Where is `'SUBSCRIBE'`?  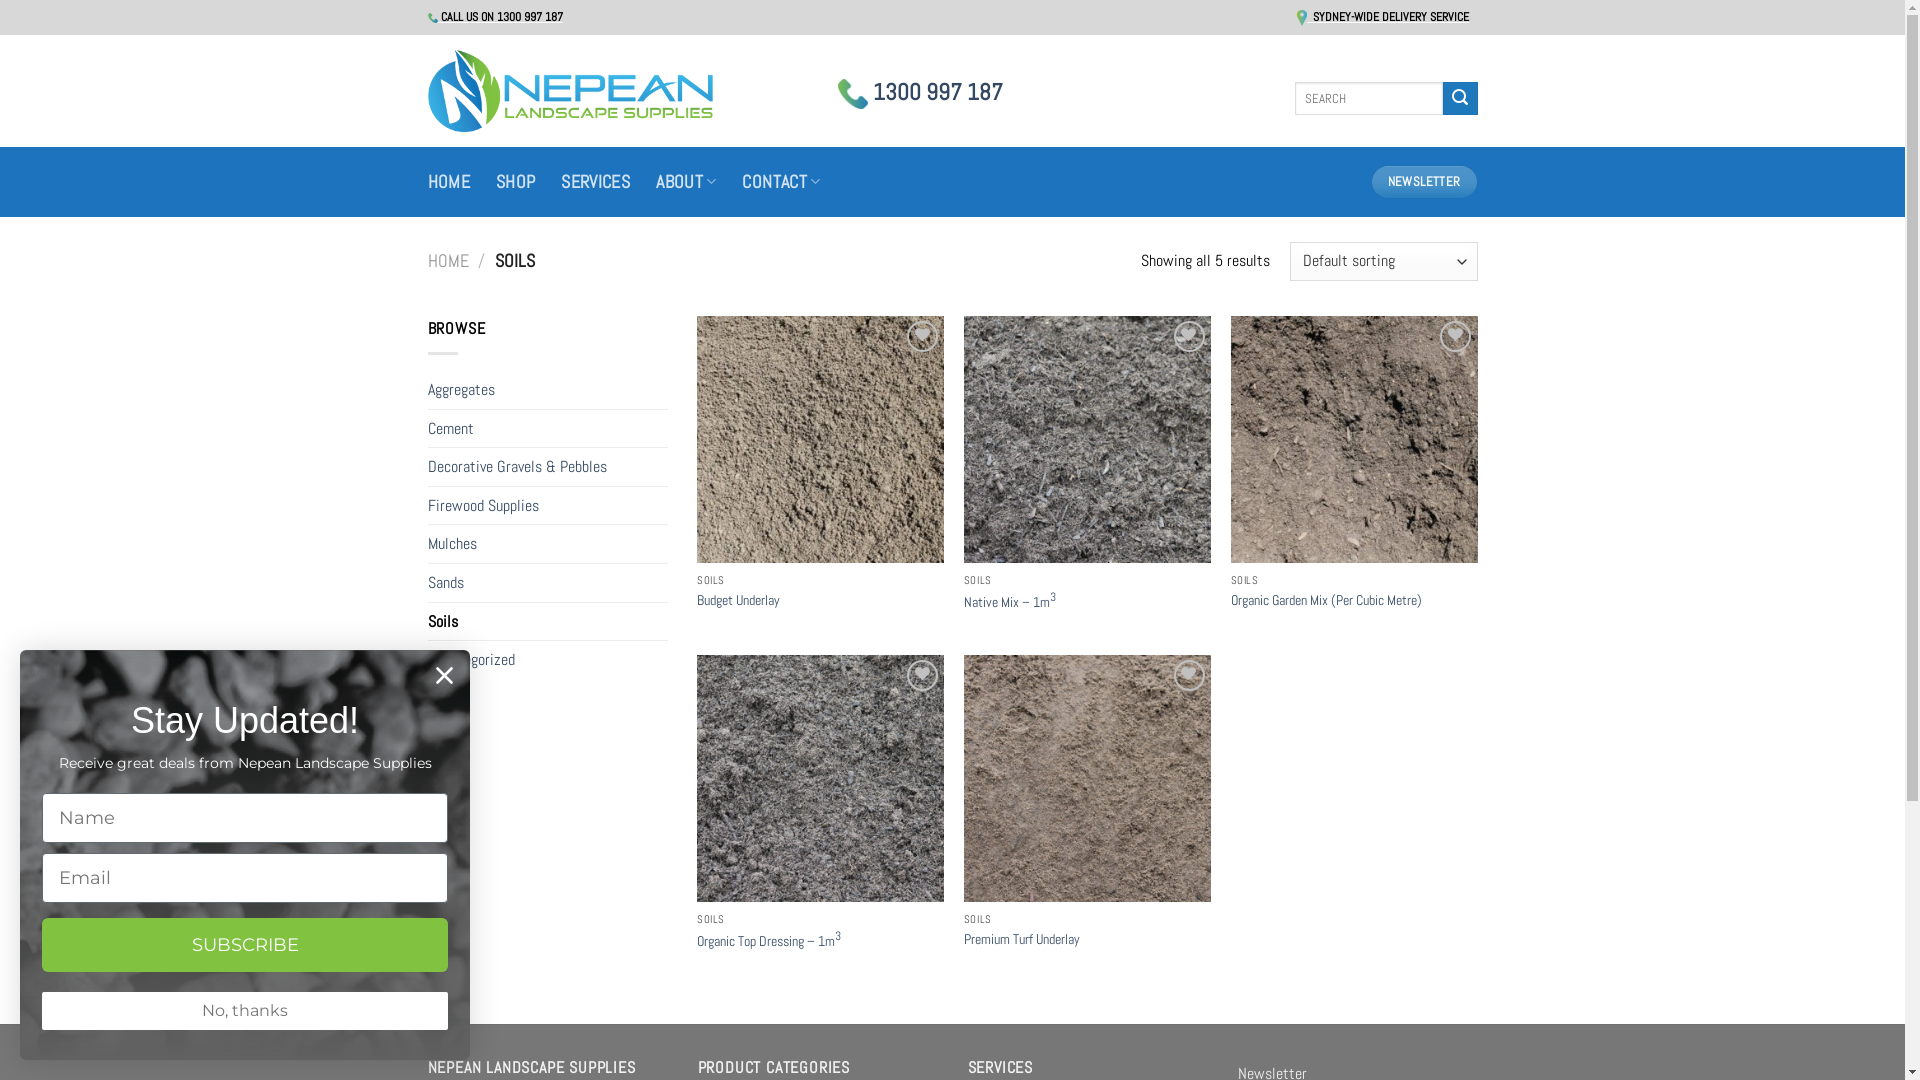
'SUBSCRIBE' is located at coordinates (243, 945).